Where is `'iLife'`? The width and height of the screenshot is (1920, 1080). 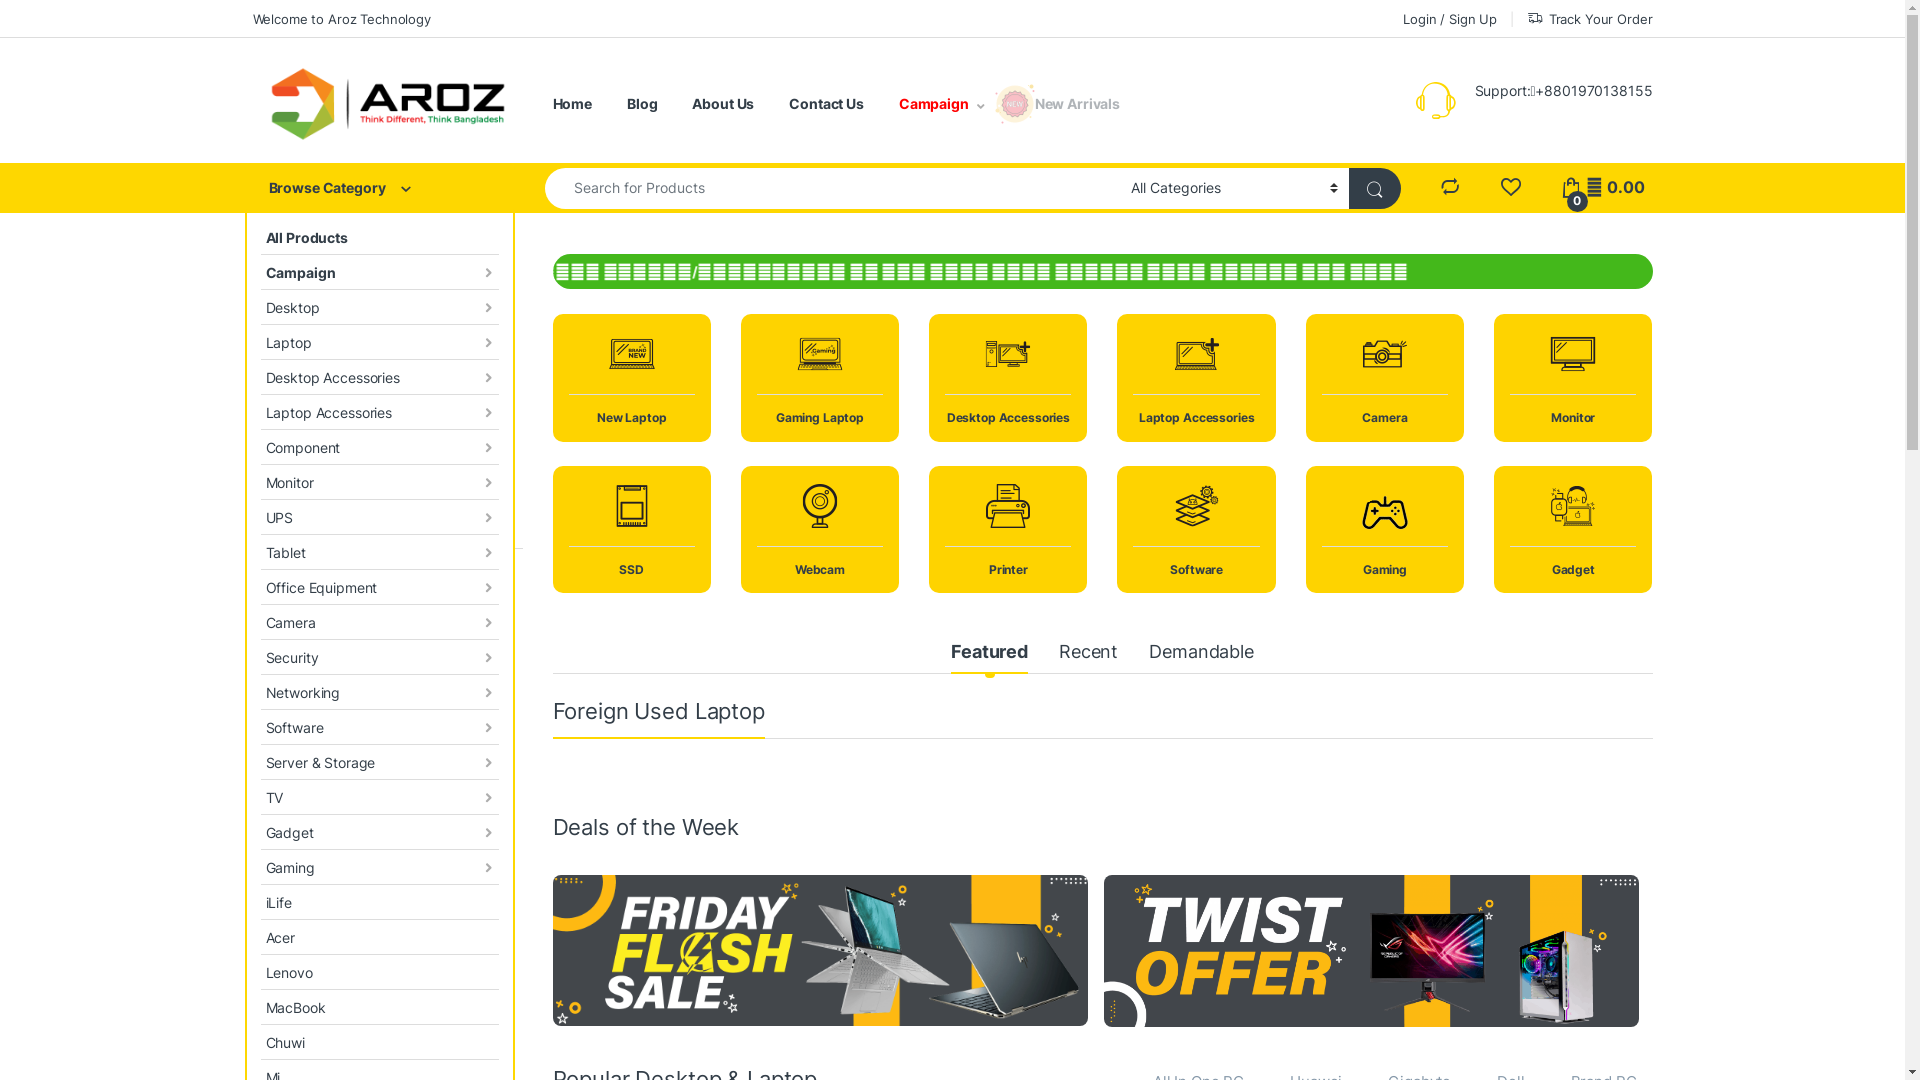
'iLife' is located at coordinates (379, 902).